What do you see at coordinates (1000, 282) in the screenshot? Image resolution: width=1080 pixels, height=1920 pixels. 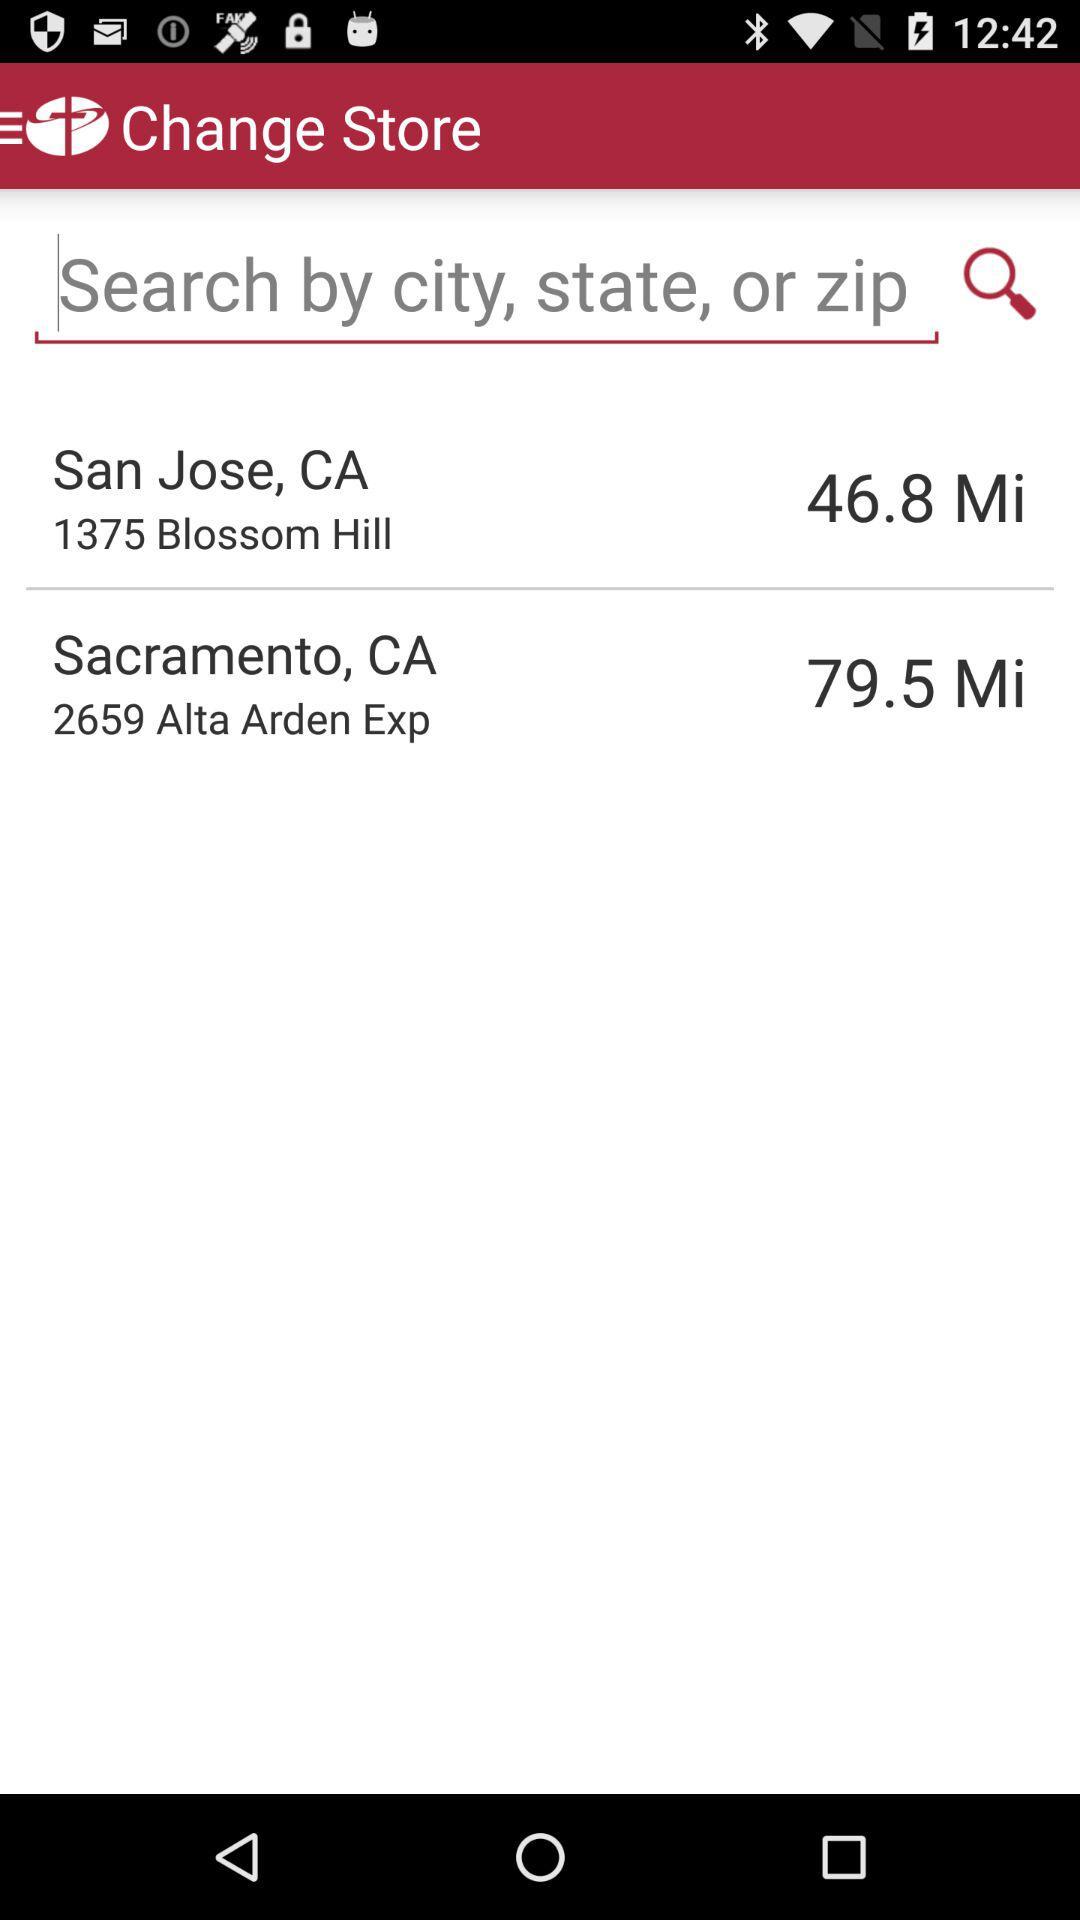 I see `the icon above the  mi app` at bounding box center [1000, 282].